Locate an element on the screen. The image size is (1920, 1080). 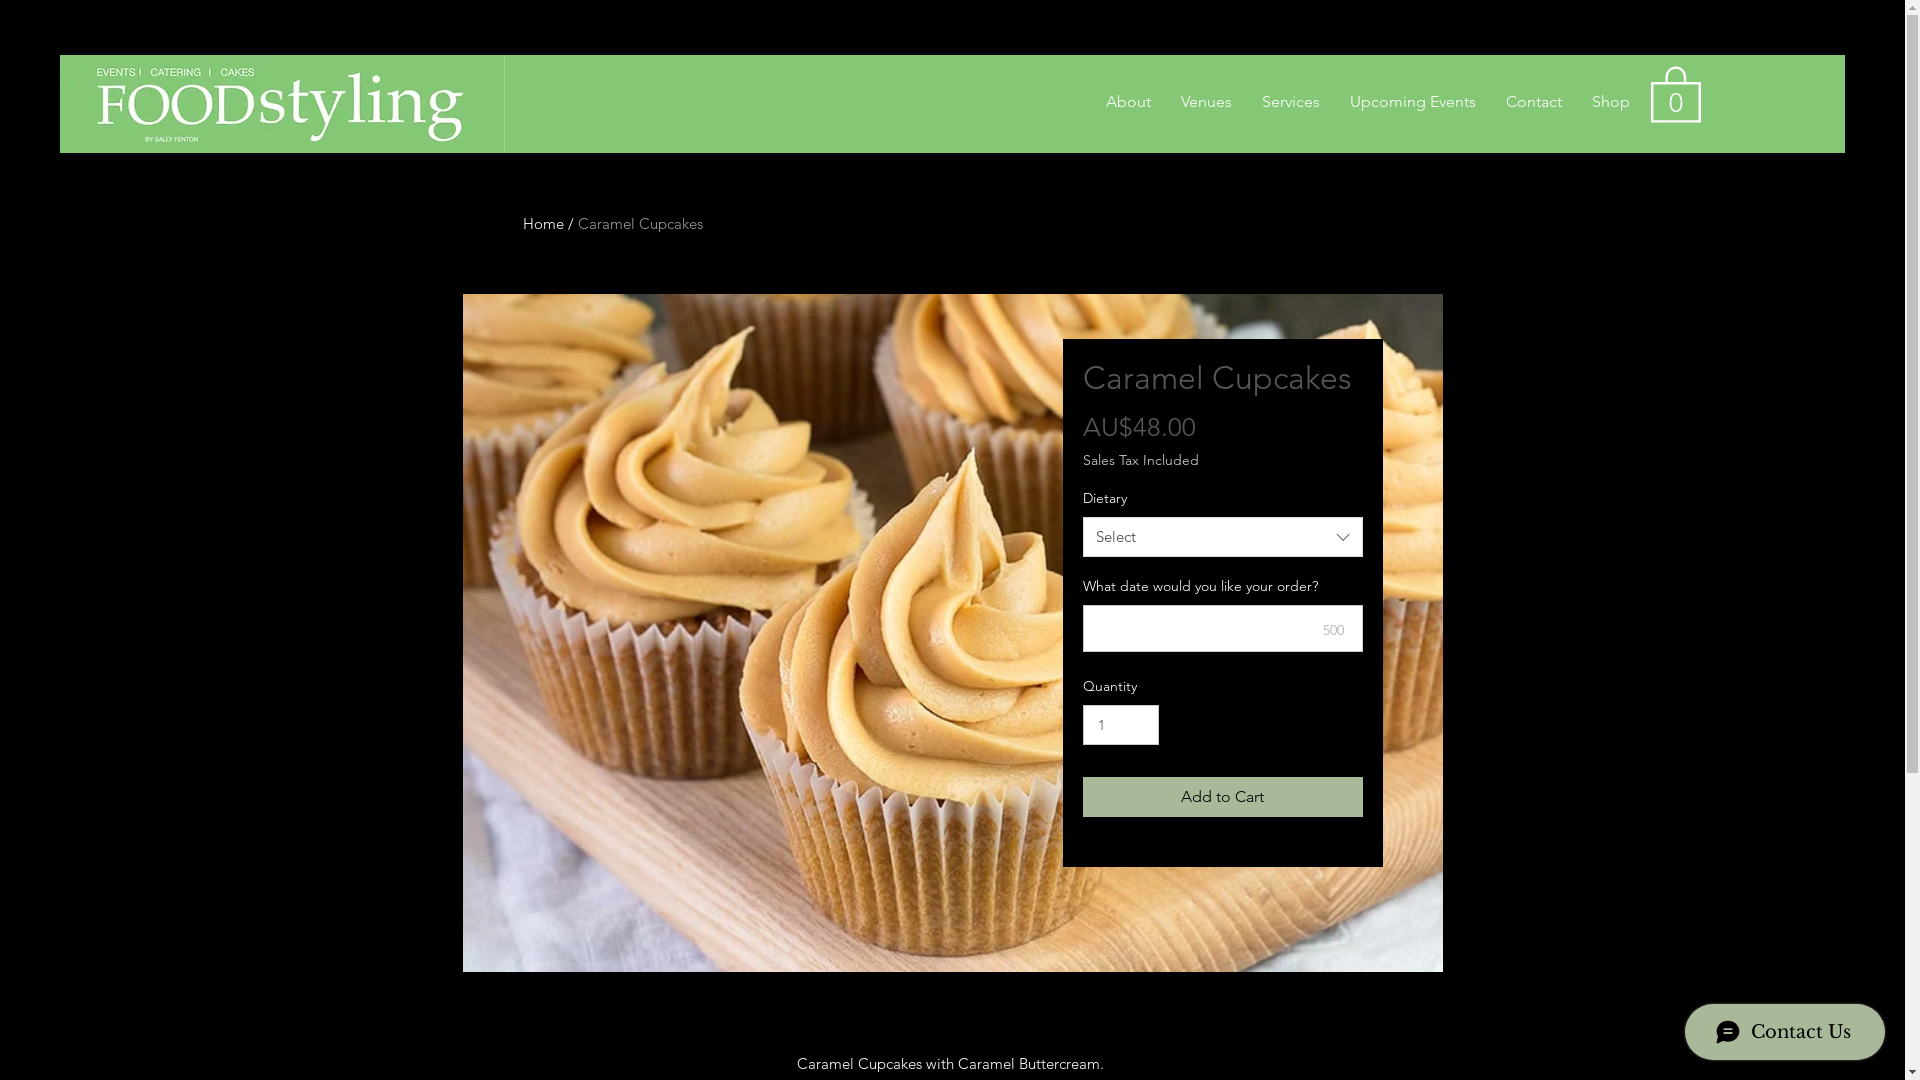
'Shop' is located at coordinates (1611, 101).